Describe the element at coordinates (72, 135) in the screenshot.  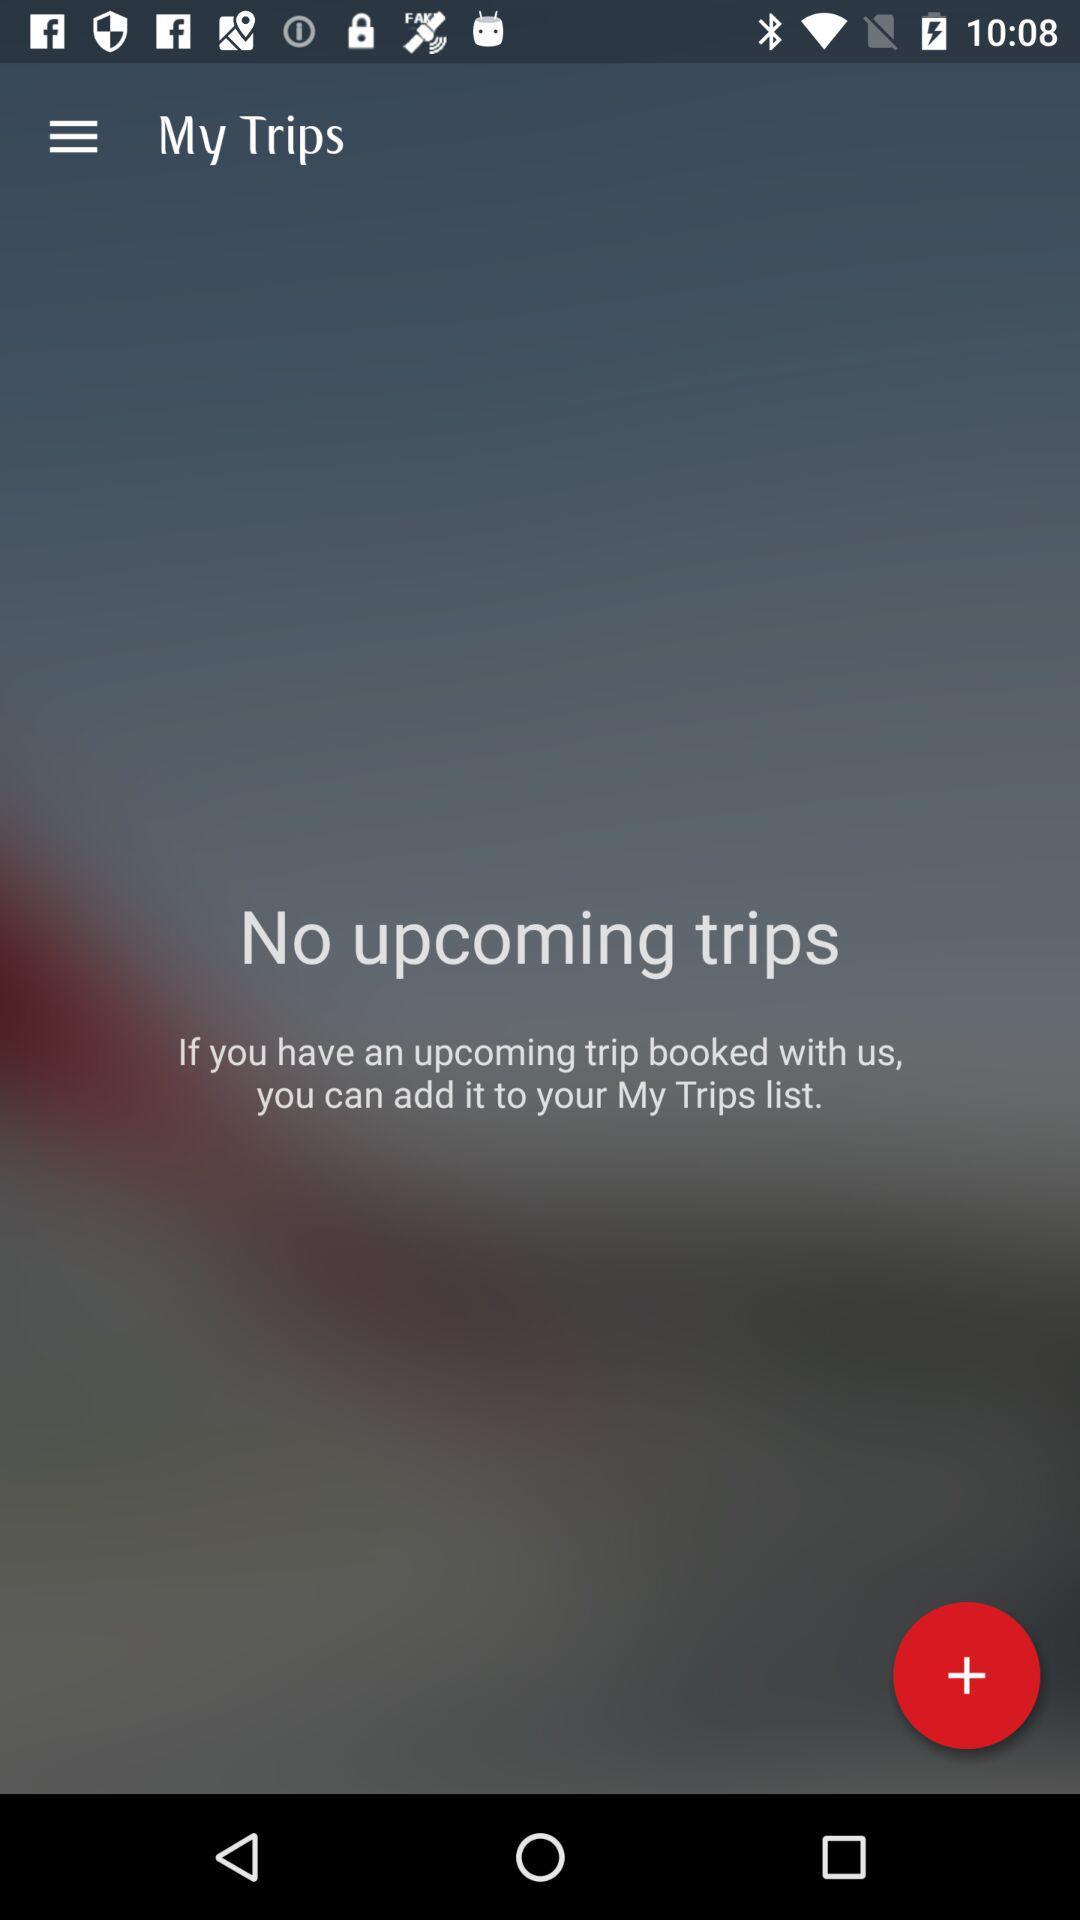
I see `item to the left of the my trips item` at that location.